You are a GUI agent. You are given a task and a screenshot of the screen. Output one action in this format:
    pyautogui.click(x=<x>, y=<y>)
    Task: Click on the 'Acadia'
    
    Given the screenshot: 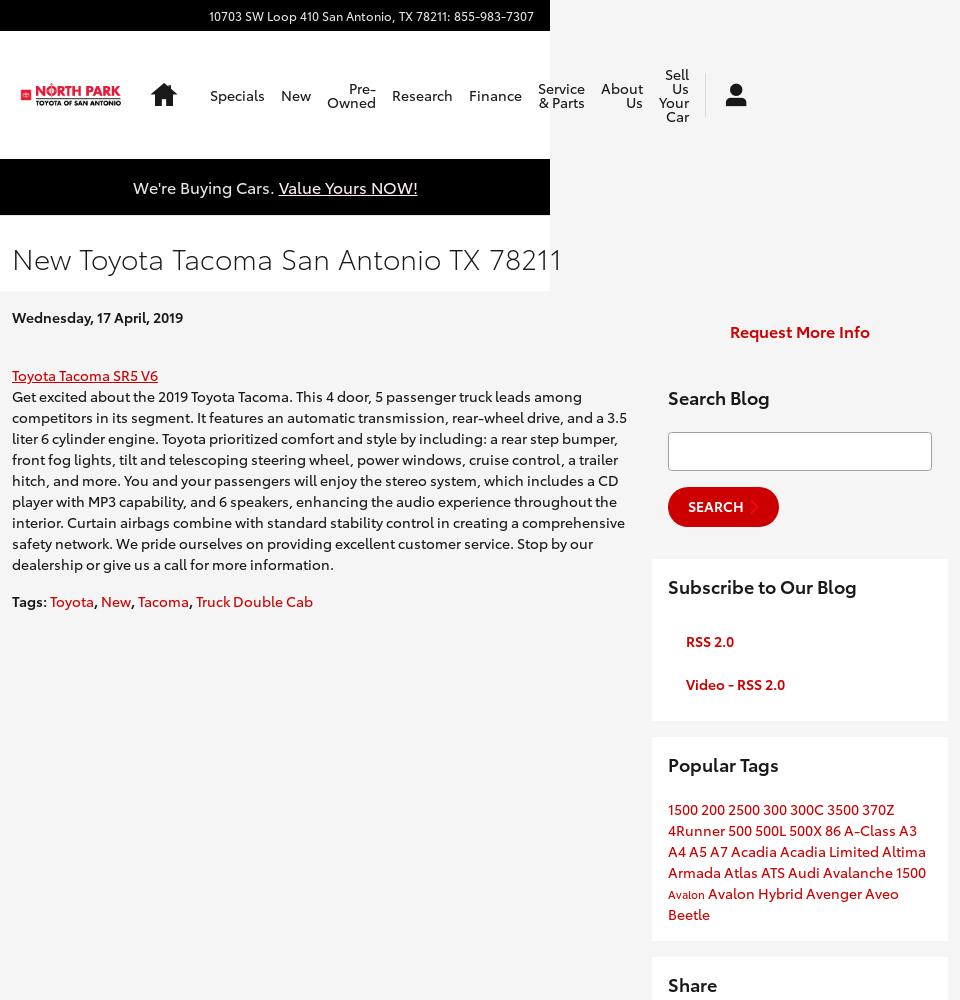 What is the action you would take?
    pyautogui.click(x=730, y=849)
    